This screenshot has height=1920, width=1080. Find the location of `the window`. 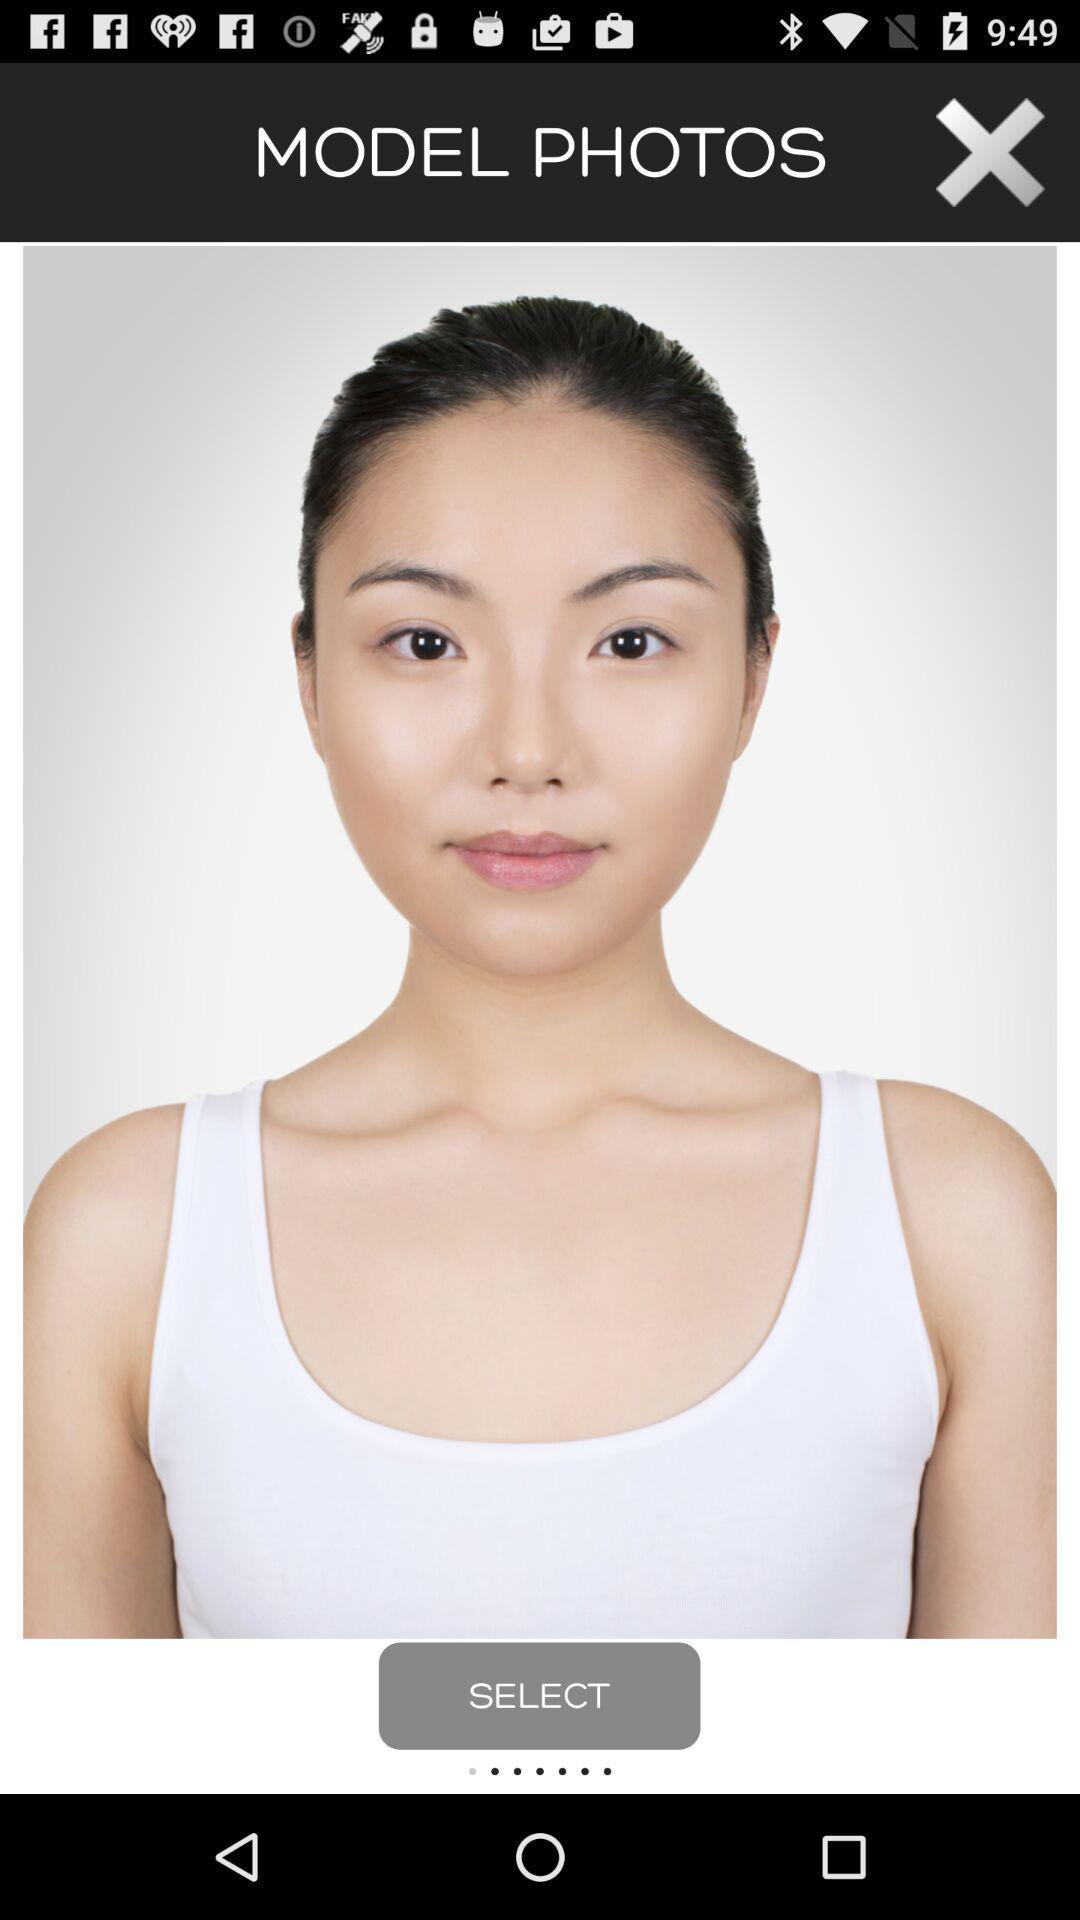

the window is located at coordinates (990, 151).